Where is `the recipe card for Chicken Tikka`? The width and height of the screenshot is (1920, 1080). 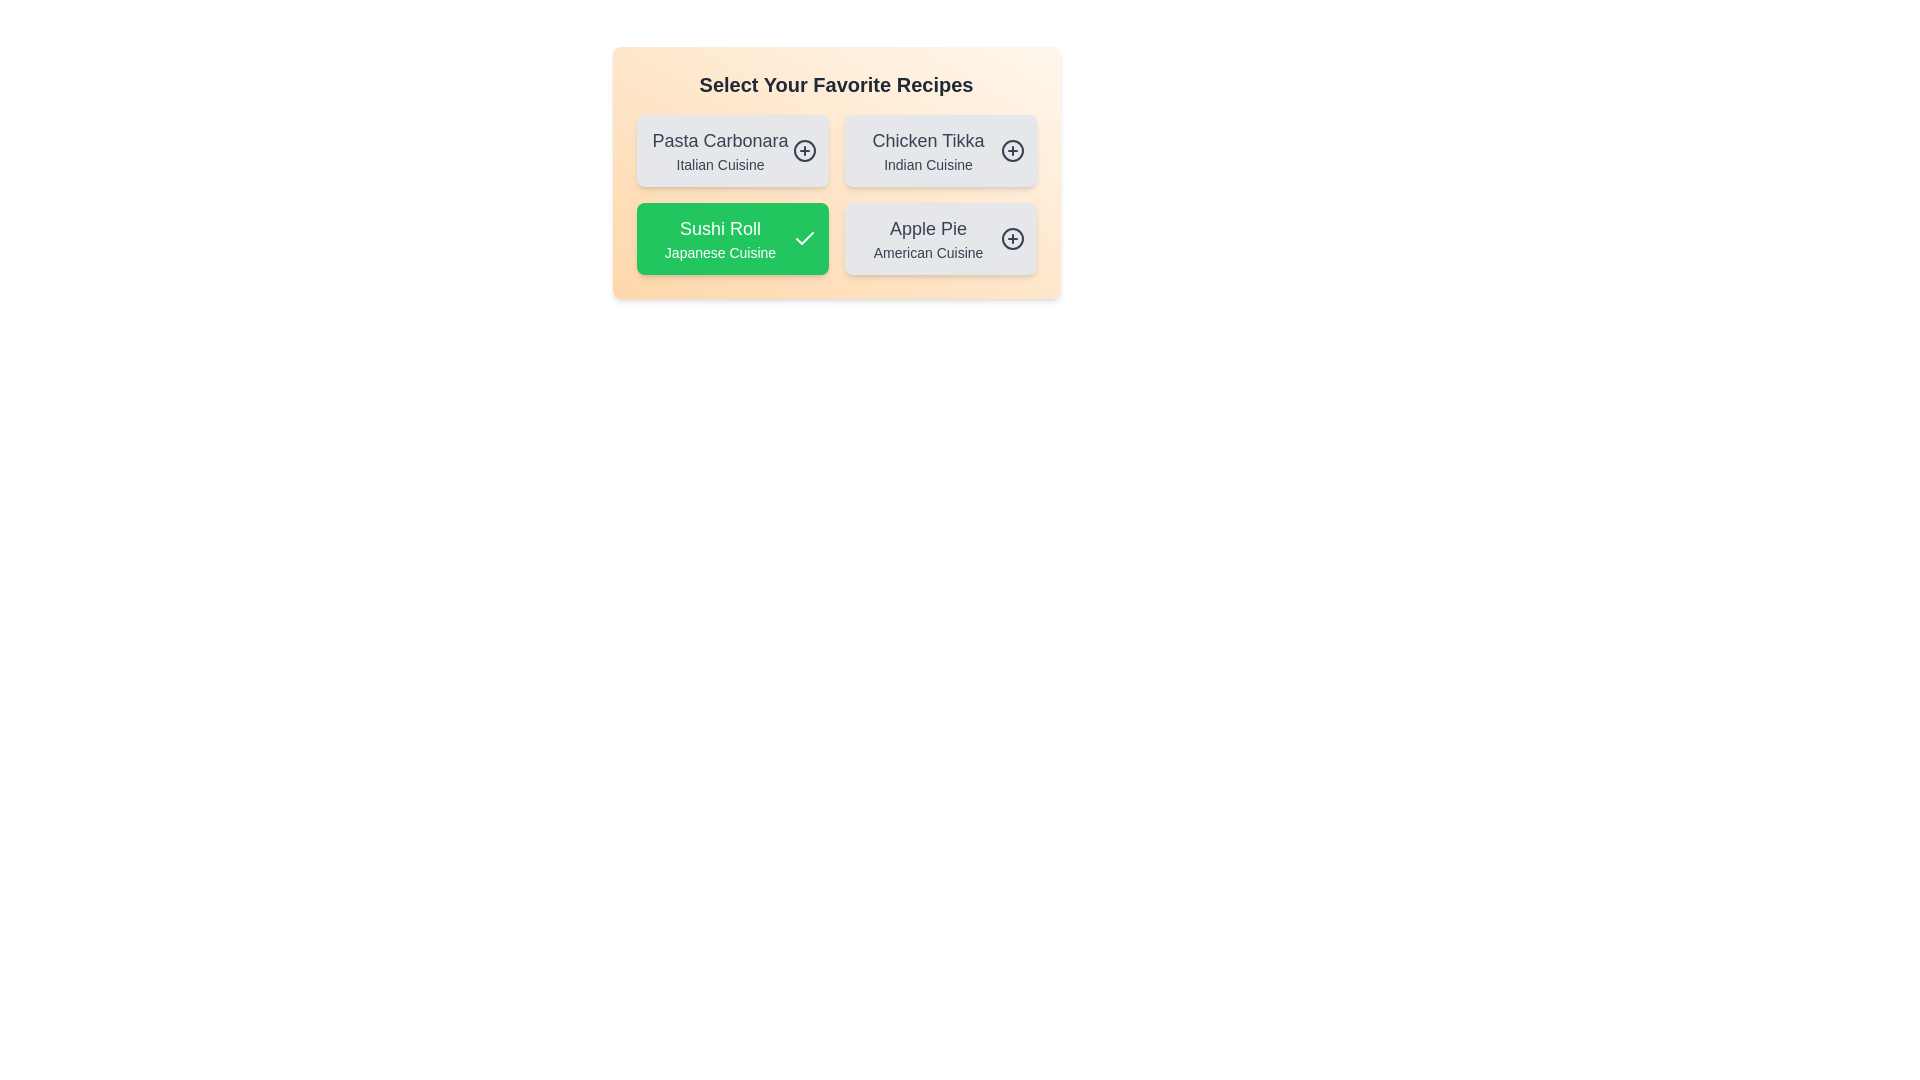
the recipe card for Chicken Tikka is located at coordinates (939, 149).